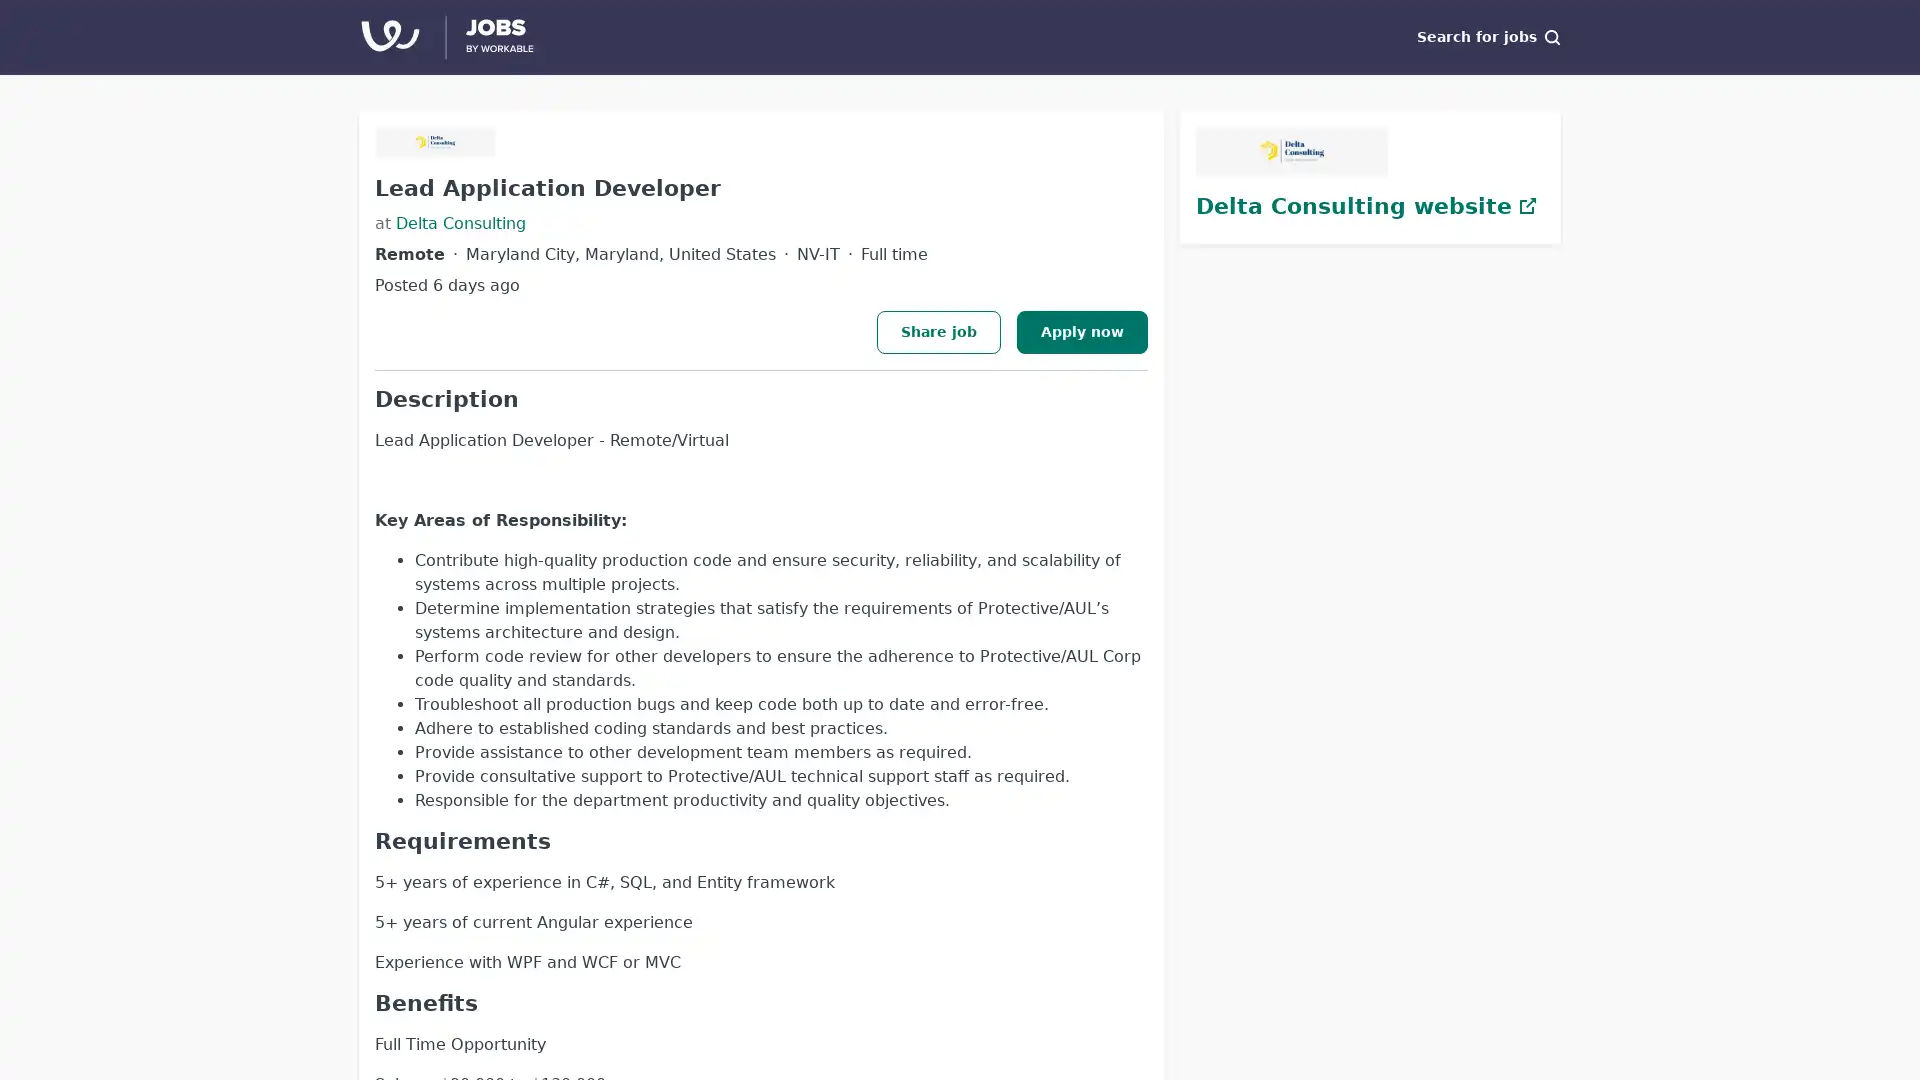 This screenshot has width=1920, height=1080. Describe the element at coordinates (1488, 37) in the screenshot. I see `Search for jobs` at that location.